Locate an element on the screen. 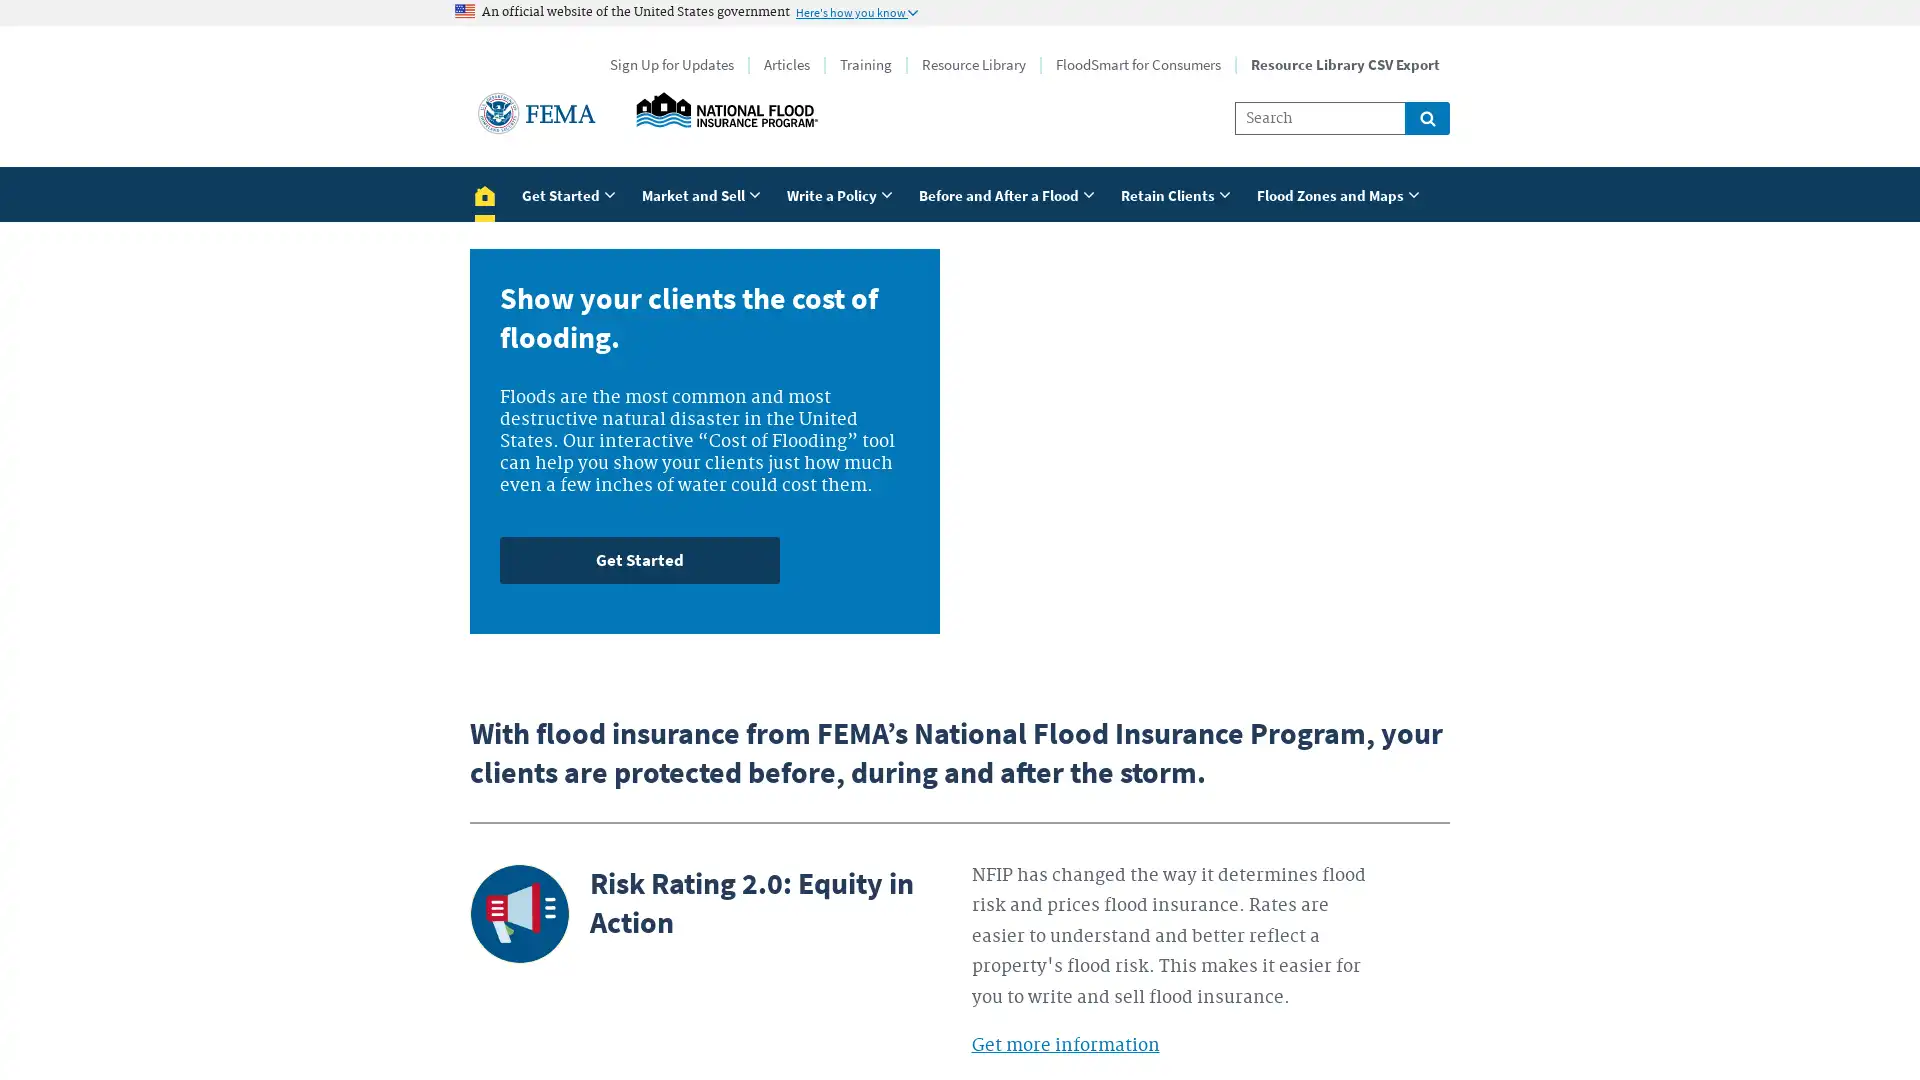 This screenshot has width=1920, height=1080. Here's how you know is located at coordinates (857, 11).